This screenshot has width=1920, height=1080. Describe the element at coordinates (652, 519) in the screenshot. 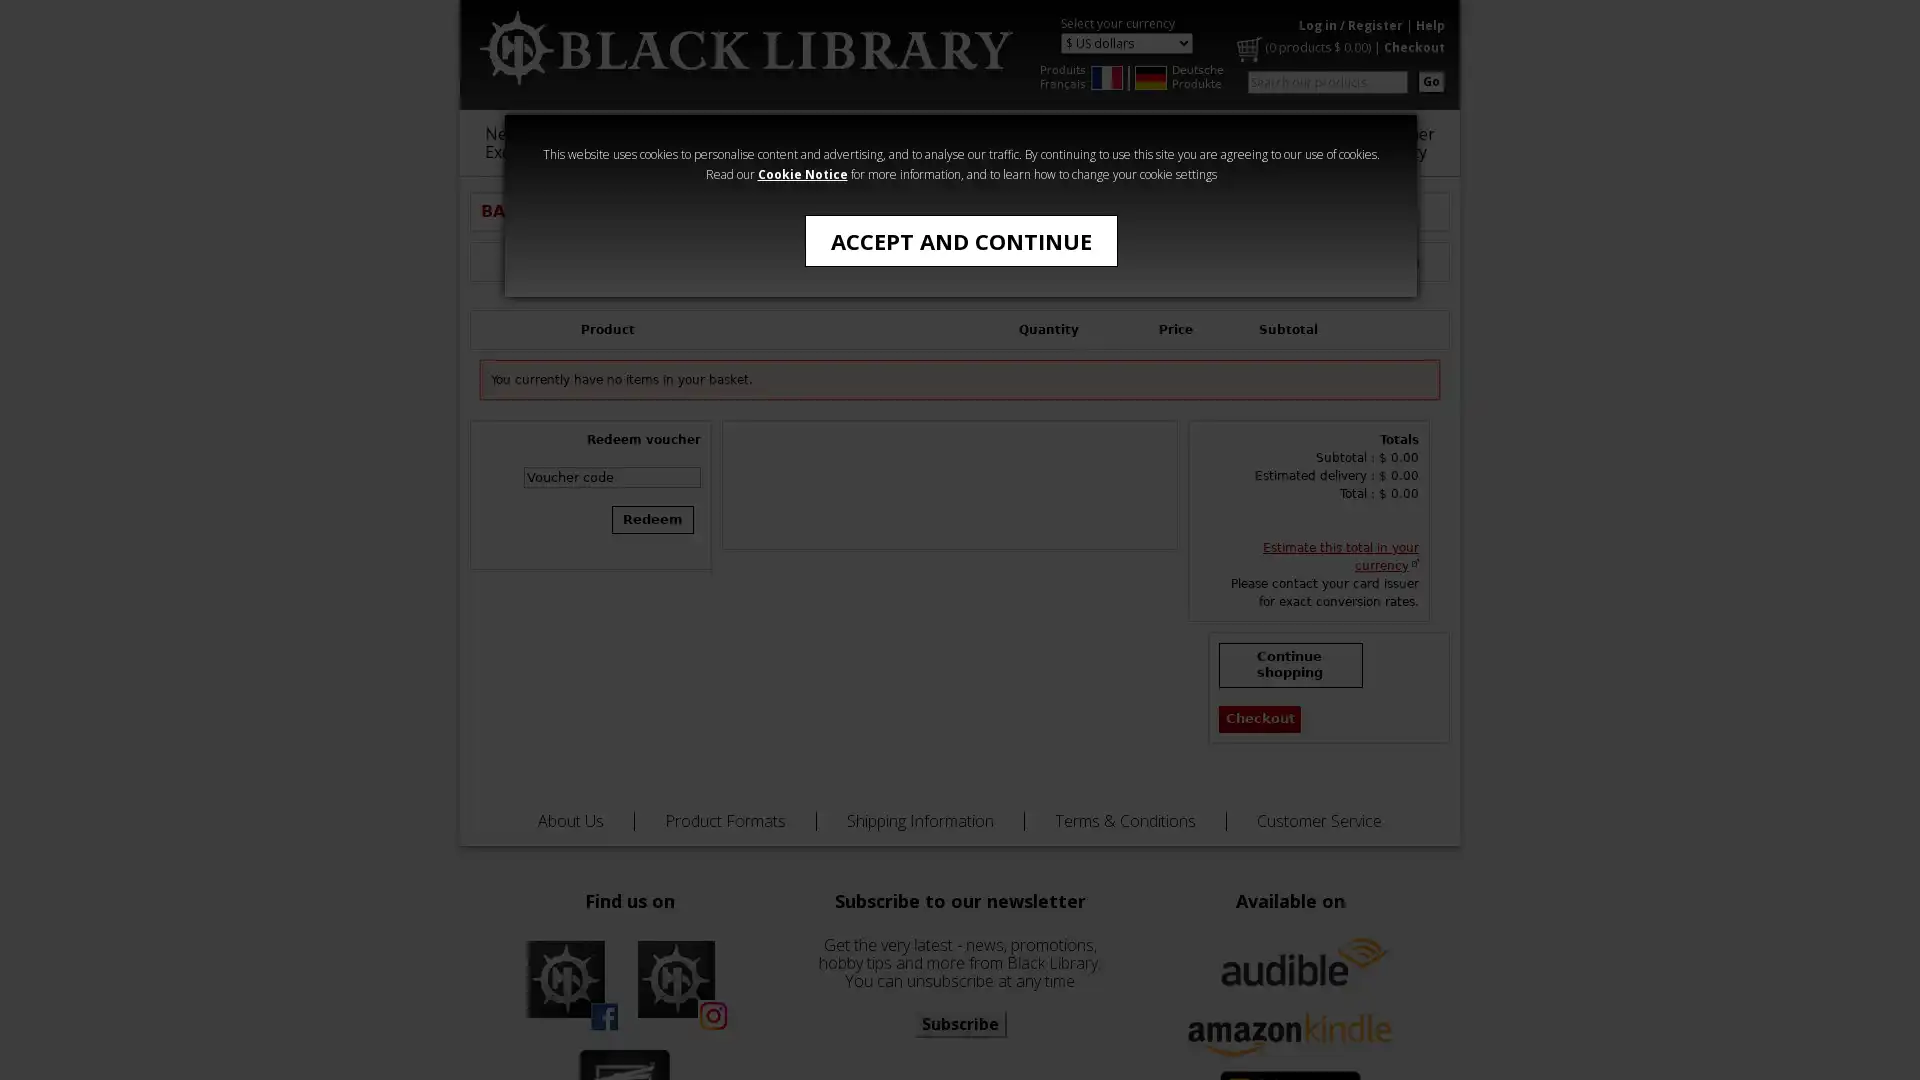

I see `Redeem` at that location.